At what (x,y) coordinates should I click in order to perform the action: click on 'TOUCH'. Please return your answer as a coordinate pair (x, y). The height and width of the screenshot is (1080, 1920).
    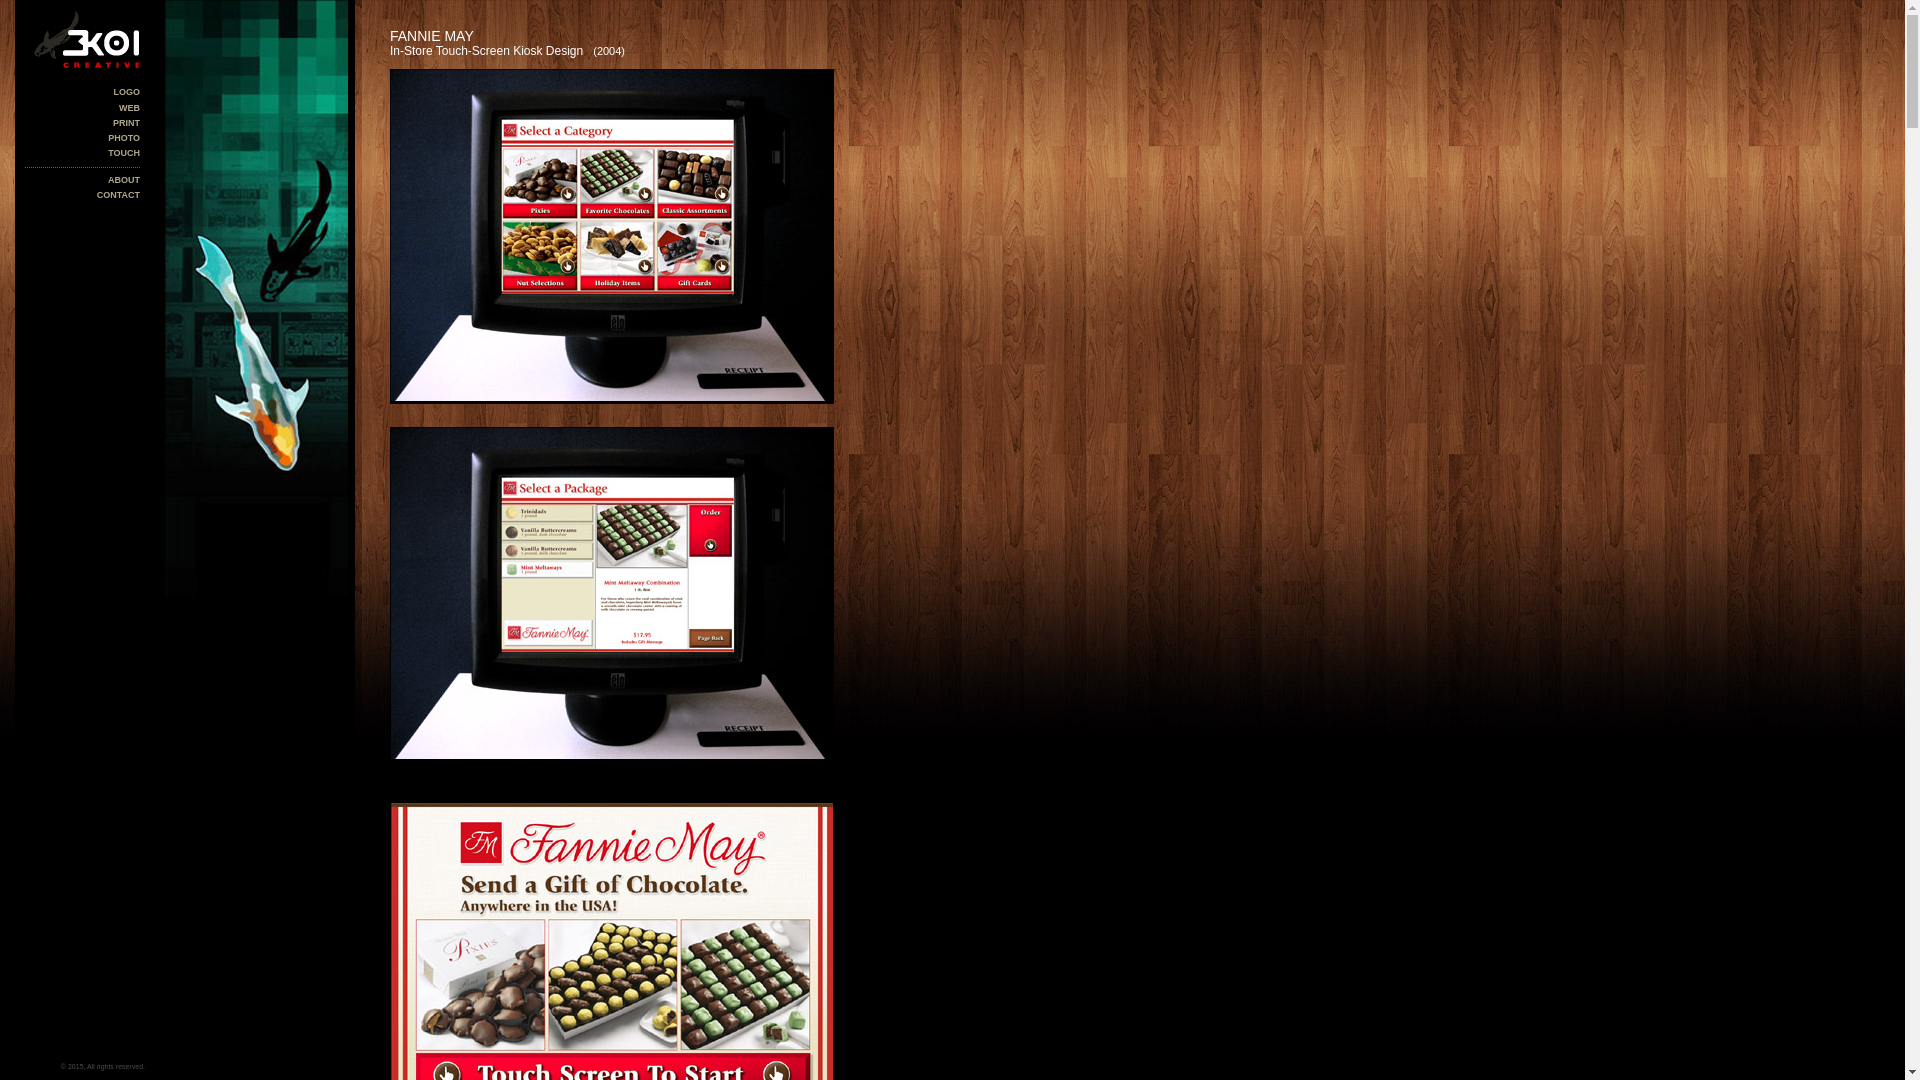
    Looking at the image, I should click on (107, 152).